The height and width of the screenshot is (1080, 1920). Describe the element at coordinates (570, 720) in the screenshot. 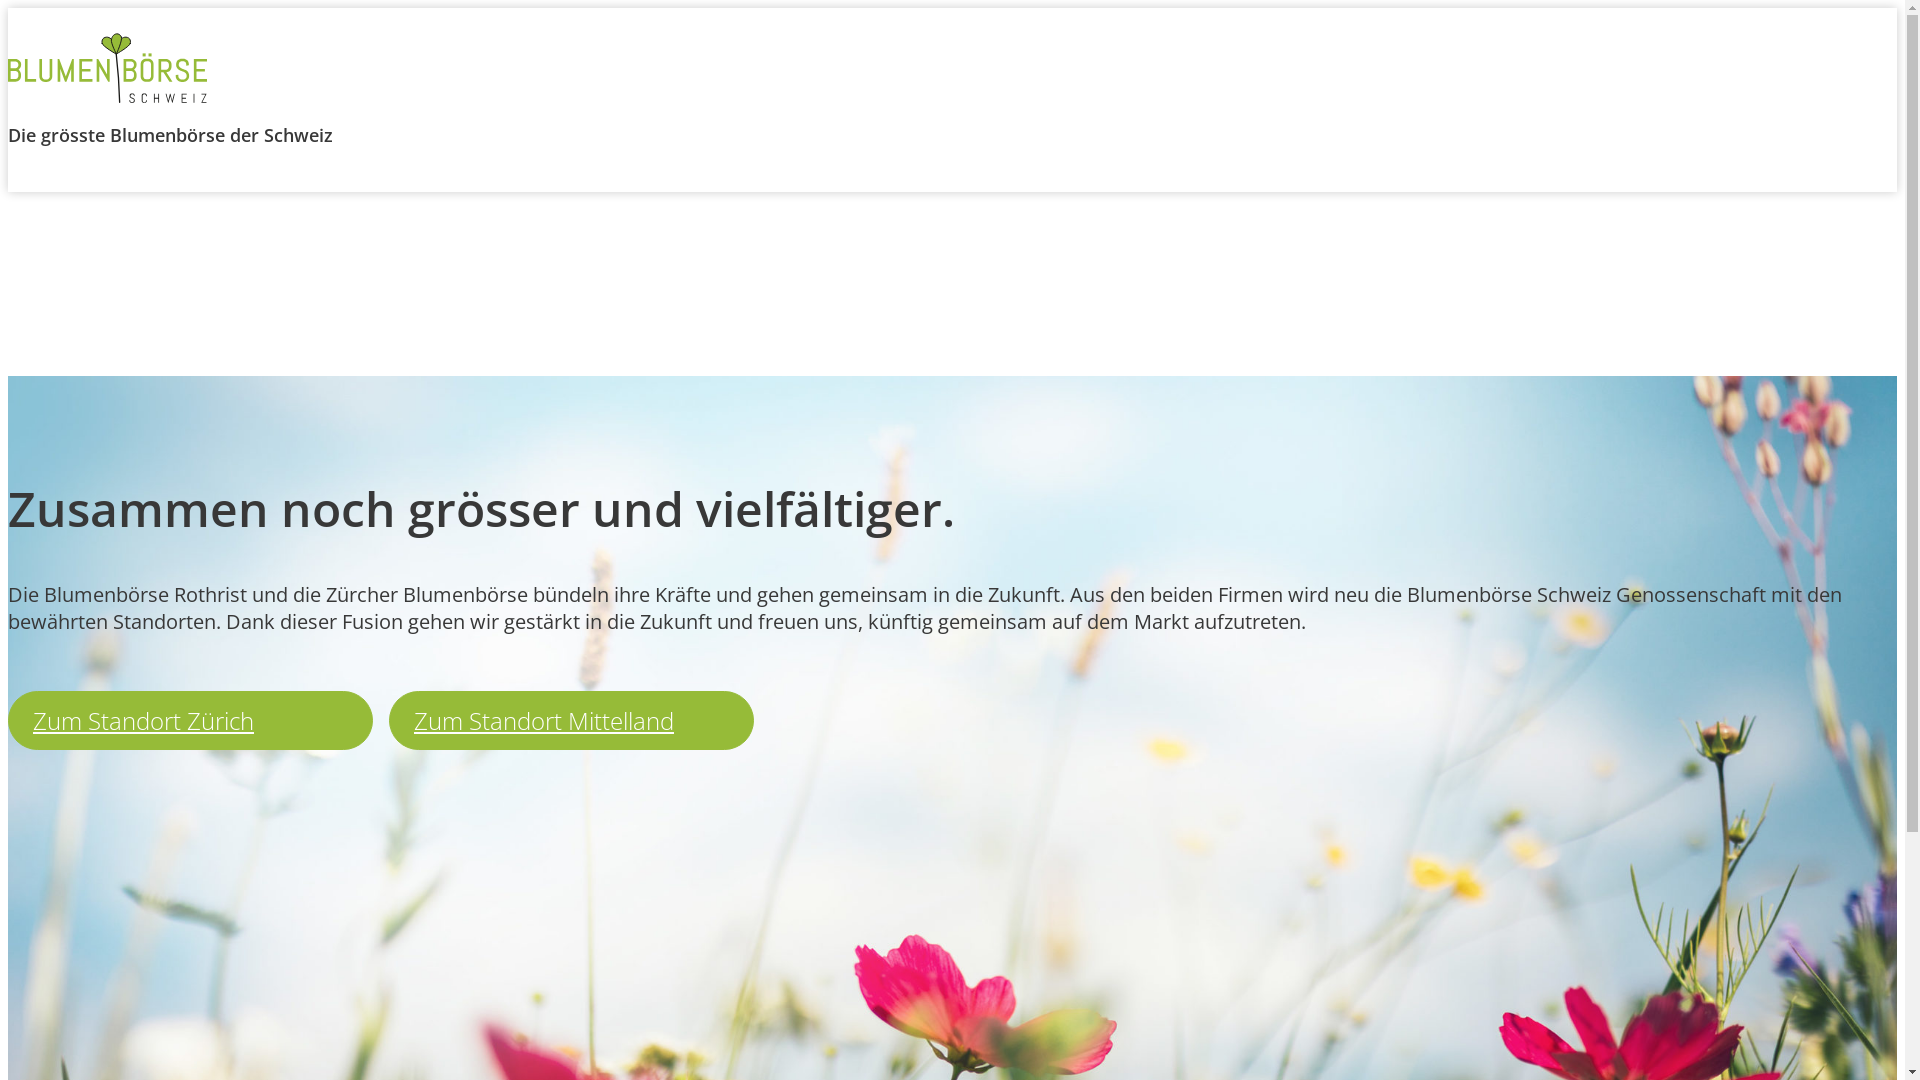

I see `'Zum Standort Mittelland'` at that location.